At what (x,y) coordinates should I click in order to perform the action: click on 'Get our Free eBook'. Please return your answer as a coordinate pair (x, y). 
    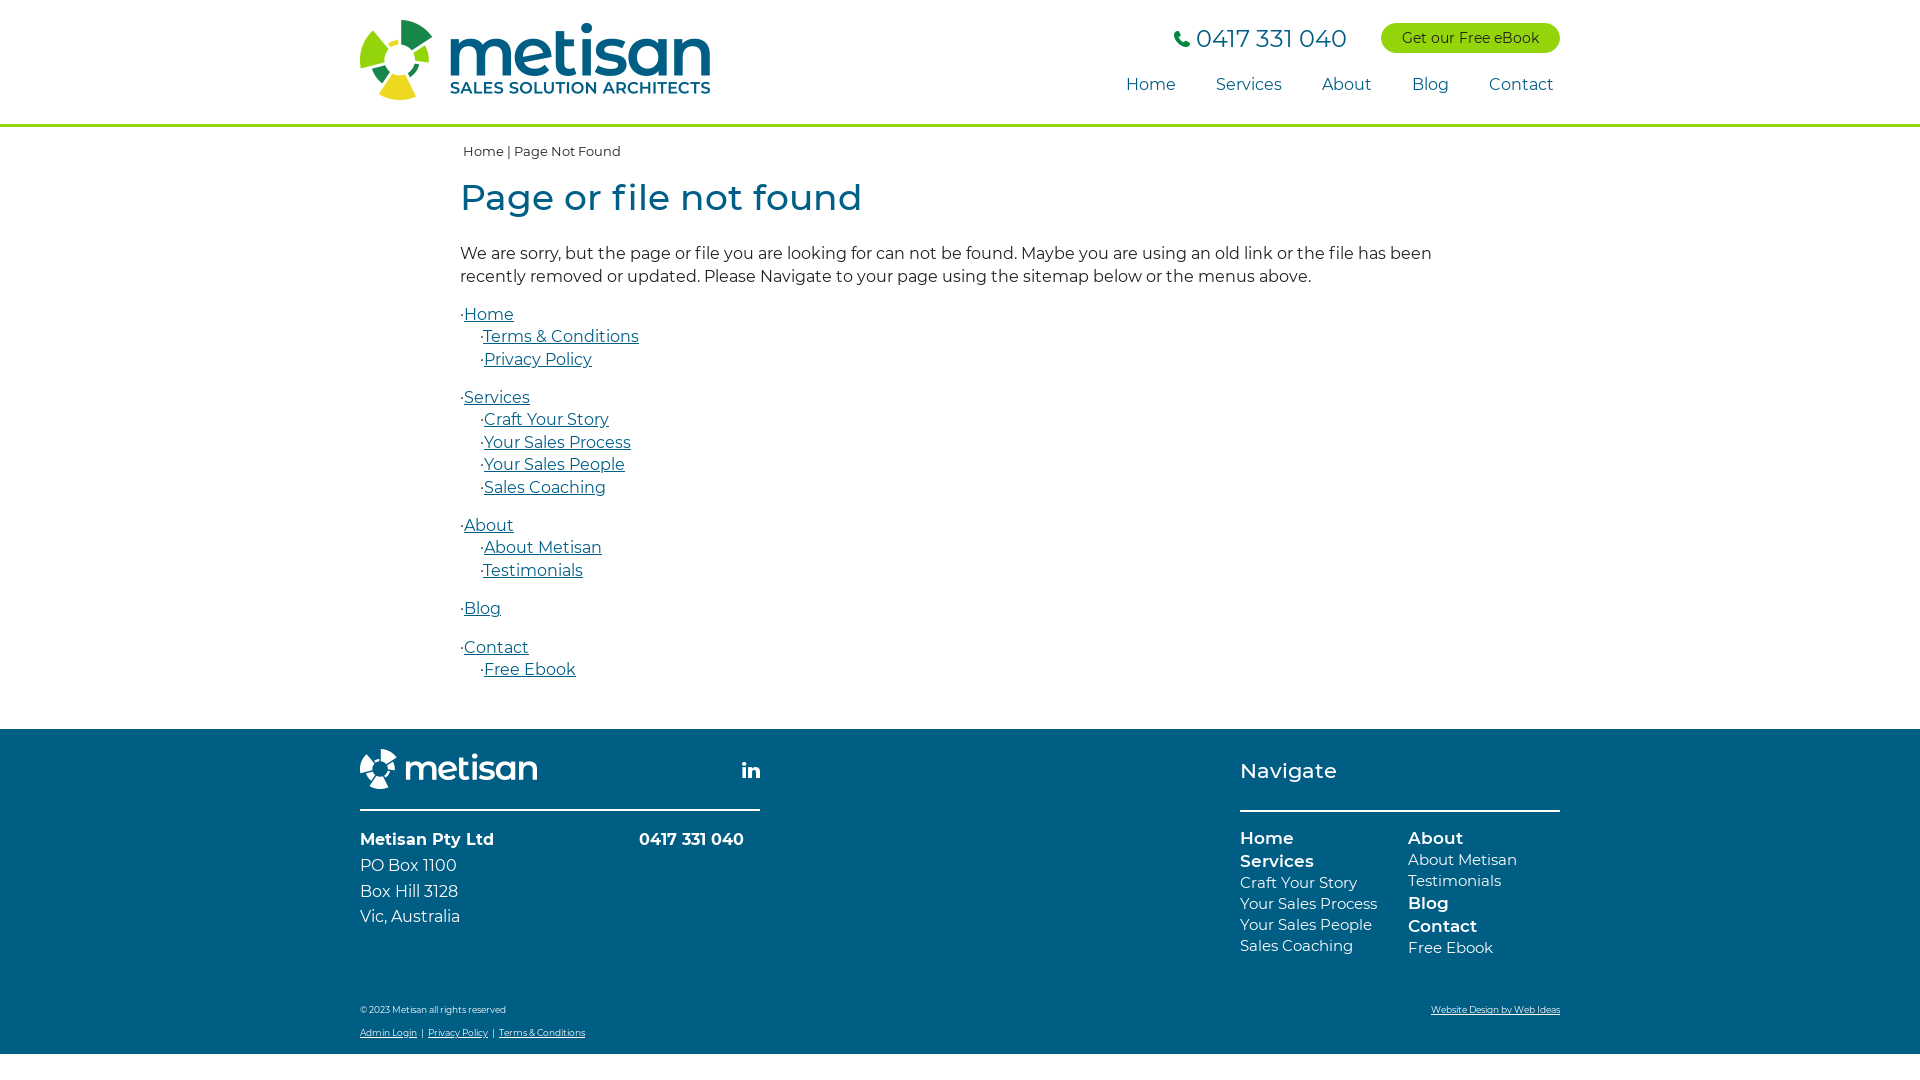
    Looking at the image, I should click on (1470, 38).